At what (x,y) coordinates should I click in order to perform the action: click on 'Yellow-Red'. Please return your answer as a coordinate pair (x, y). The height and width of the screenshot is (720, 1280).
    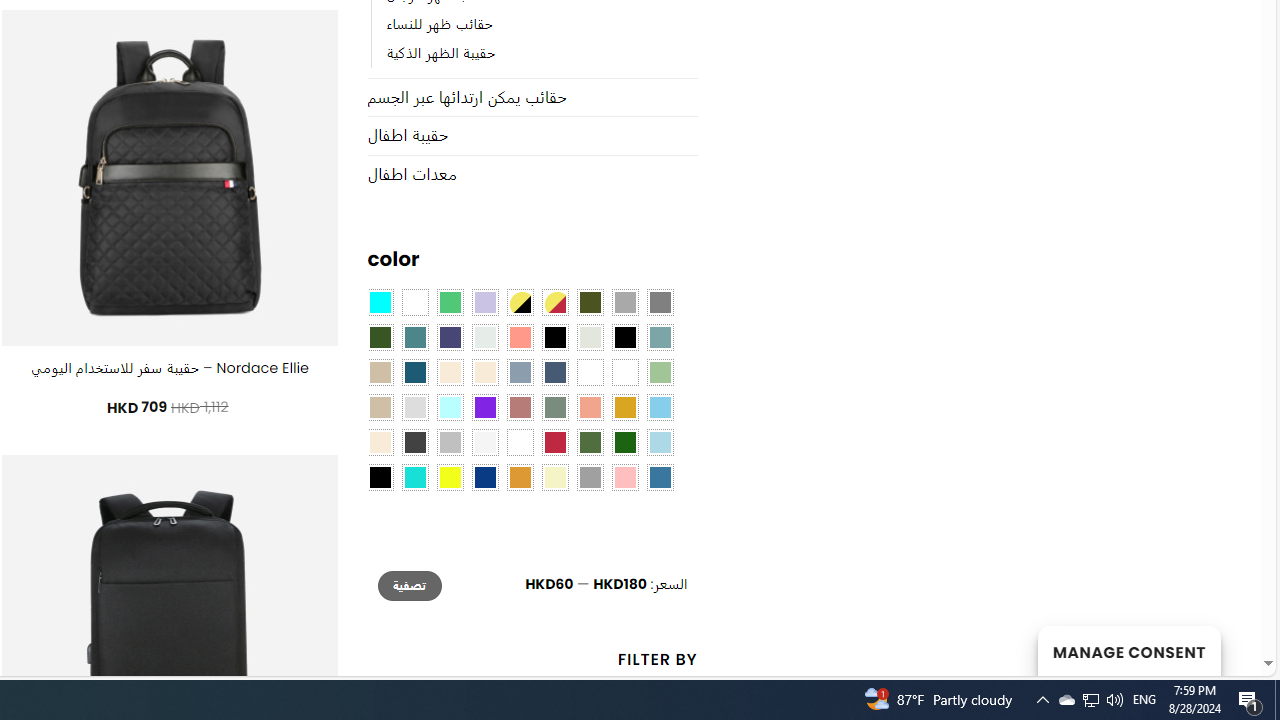
    Looking at the image, I should click on (554, 303).